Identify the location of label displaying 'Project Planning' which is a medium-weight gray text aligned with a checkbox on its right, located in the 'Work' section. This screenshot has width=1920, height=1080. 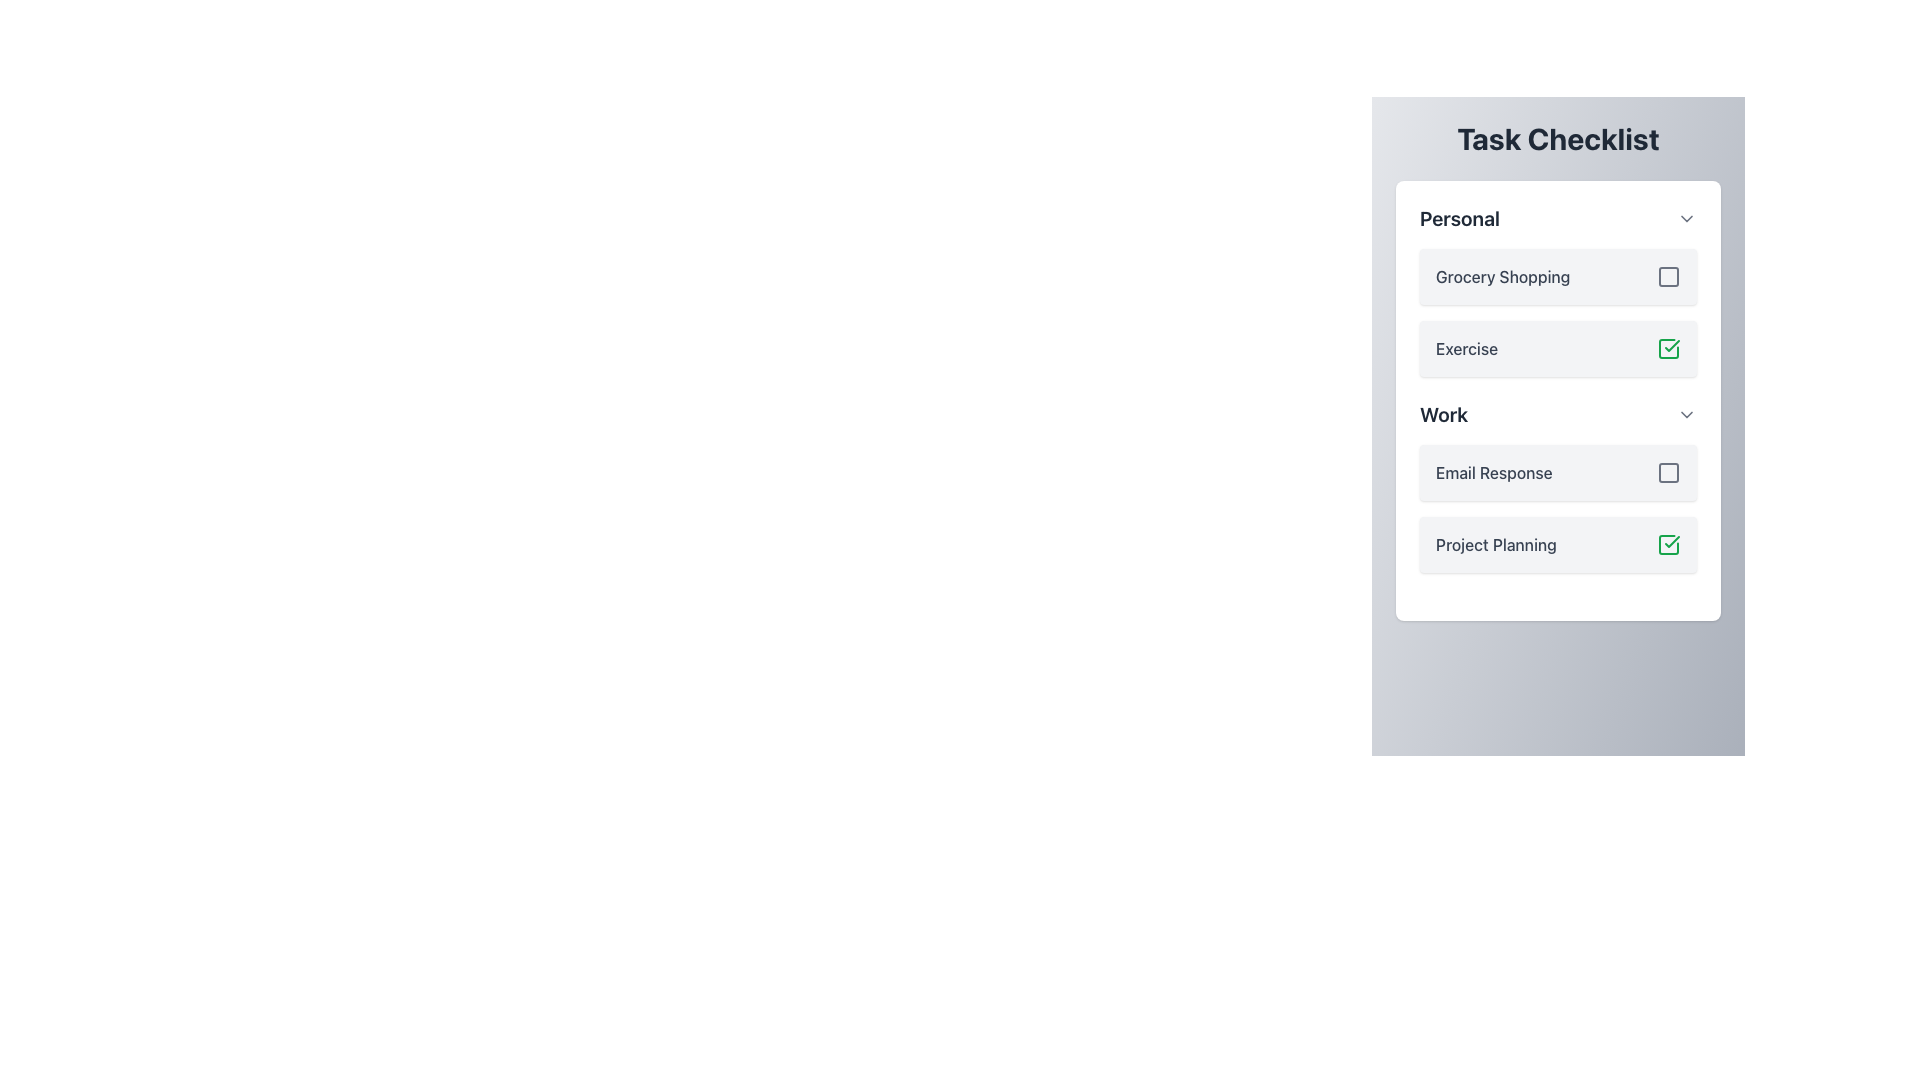
(1496, 544).